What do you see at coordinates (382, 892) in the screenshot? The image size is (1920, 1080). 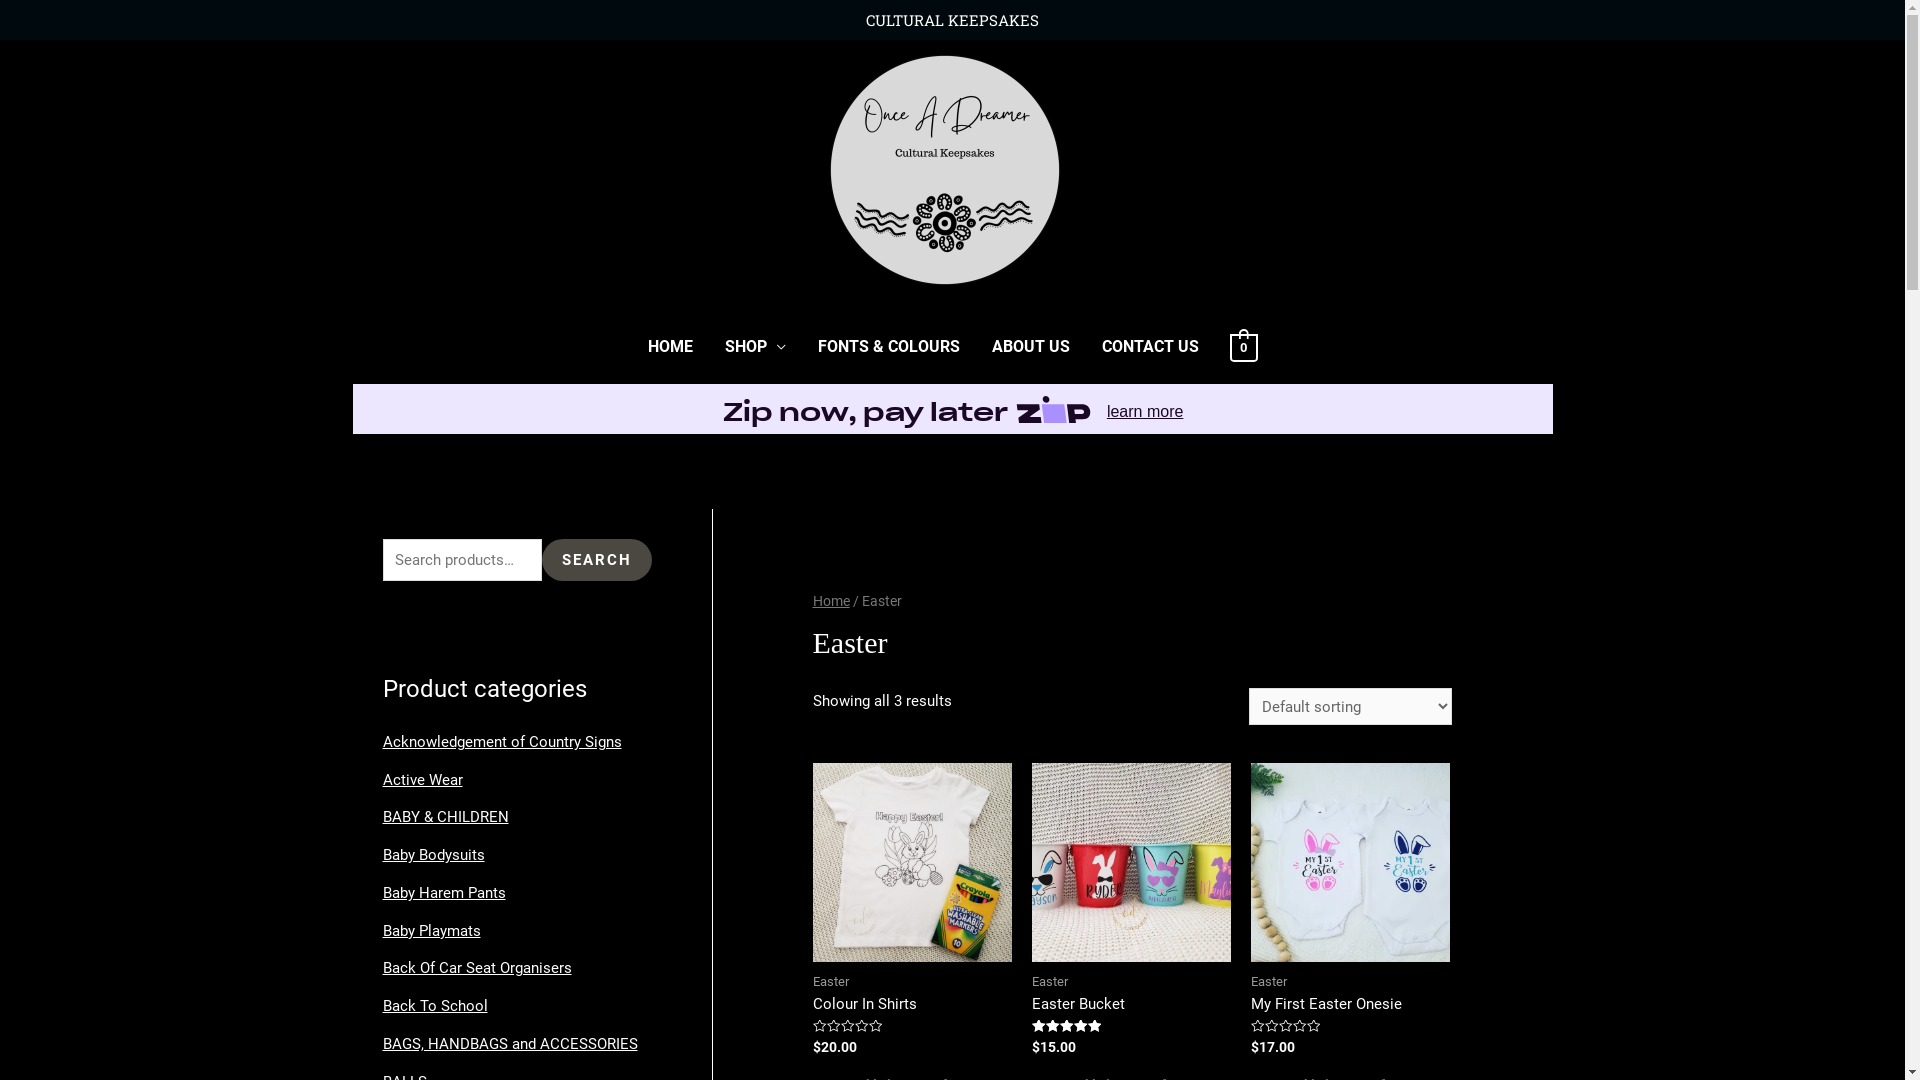 I see `'Baby Harem Pants'` at bounding box center [382, 892].